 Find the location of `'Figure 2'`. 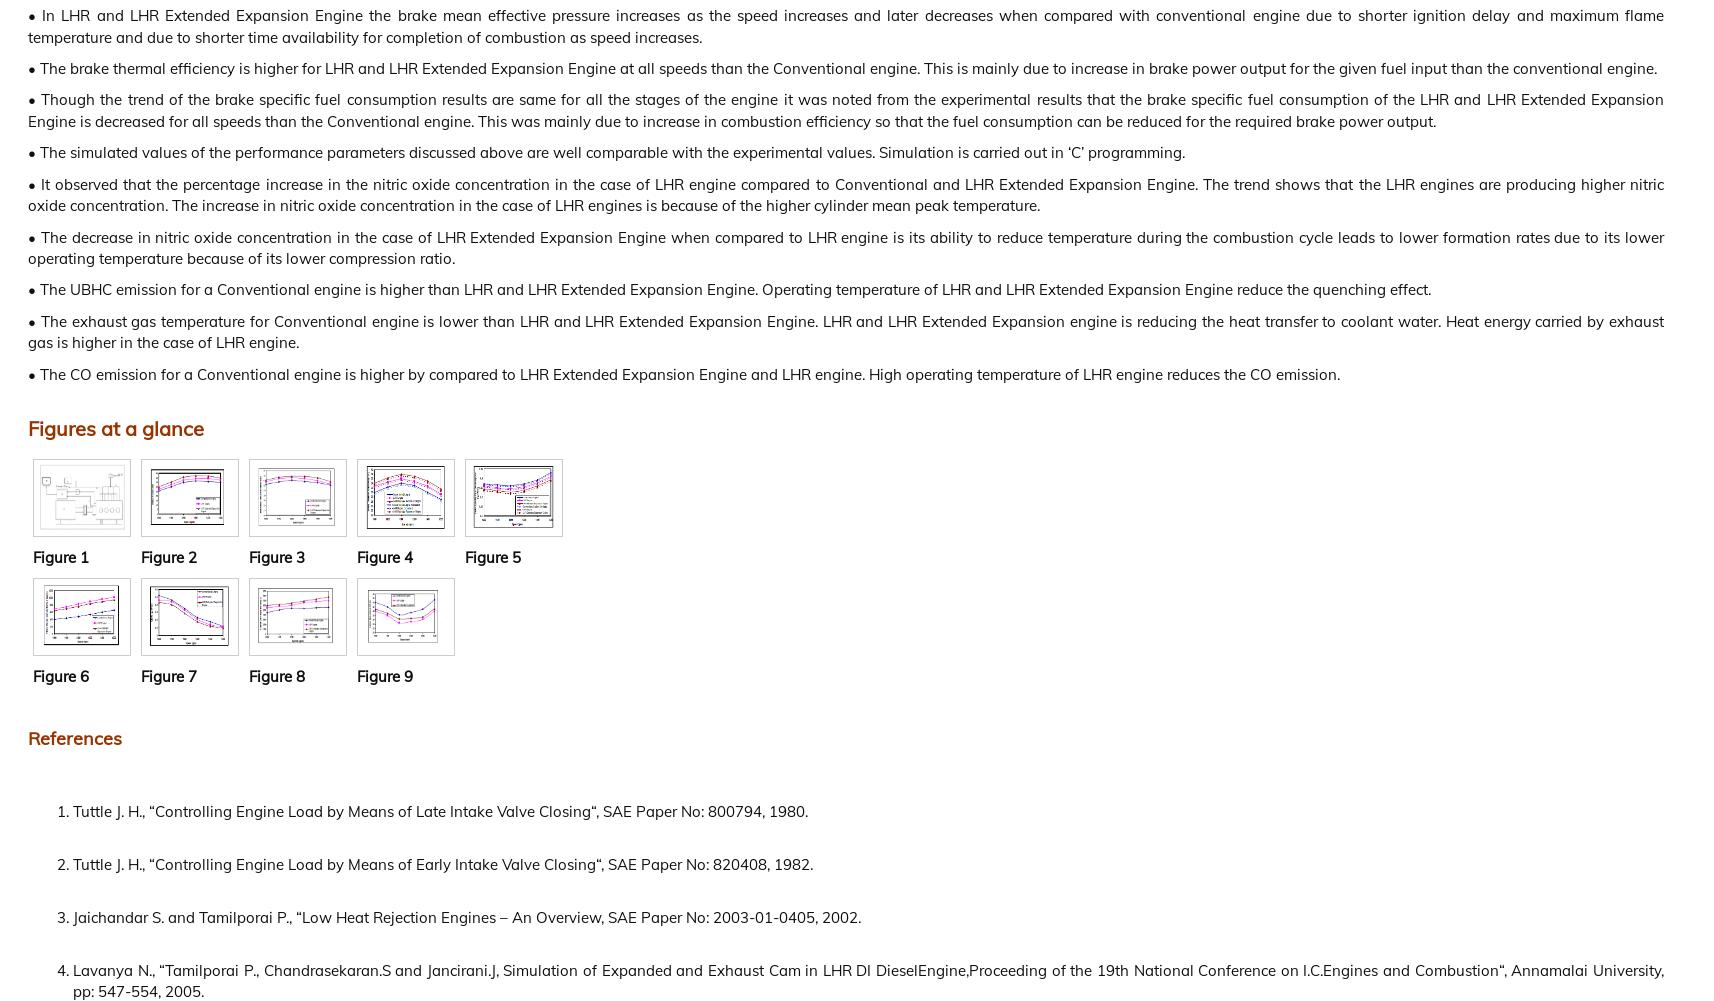

'Figure 2' is located at coordinates (169, 555).